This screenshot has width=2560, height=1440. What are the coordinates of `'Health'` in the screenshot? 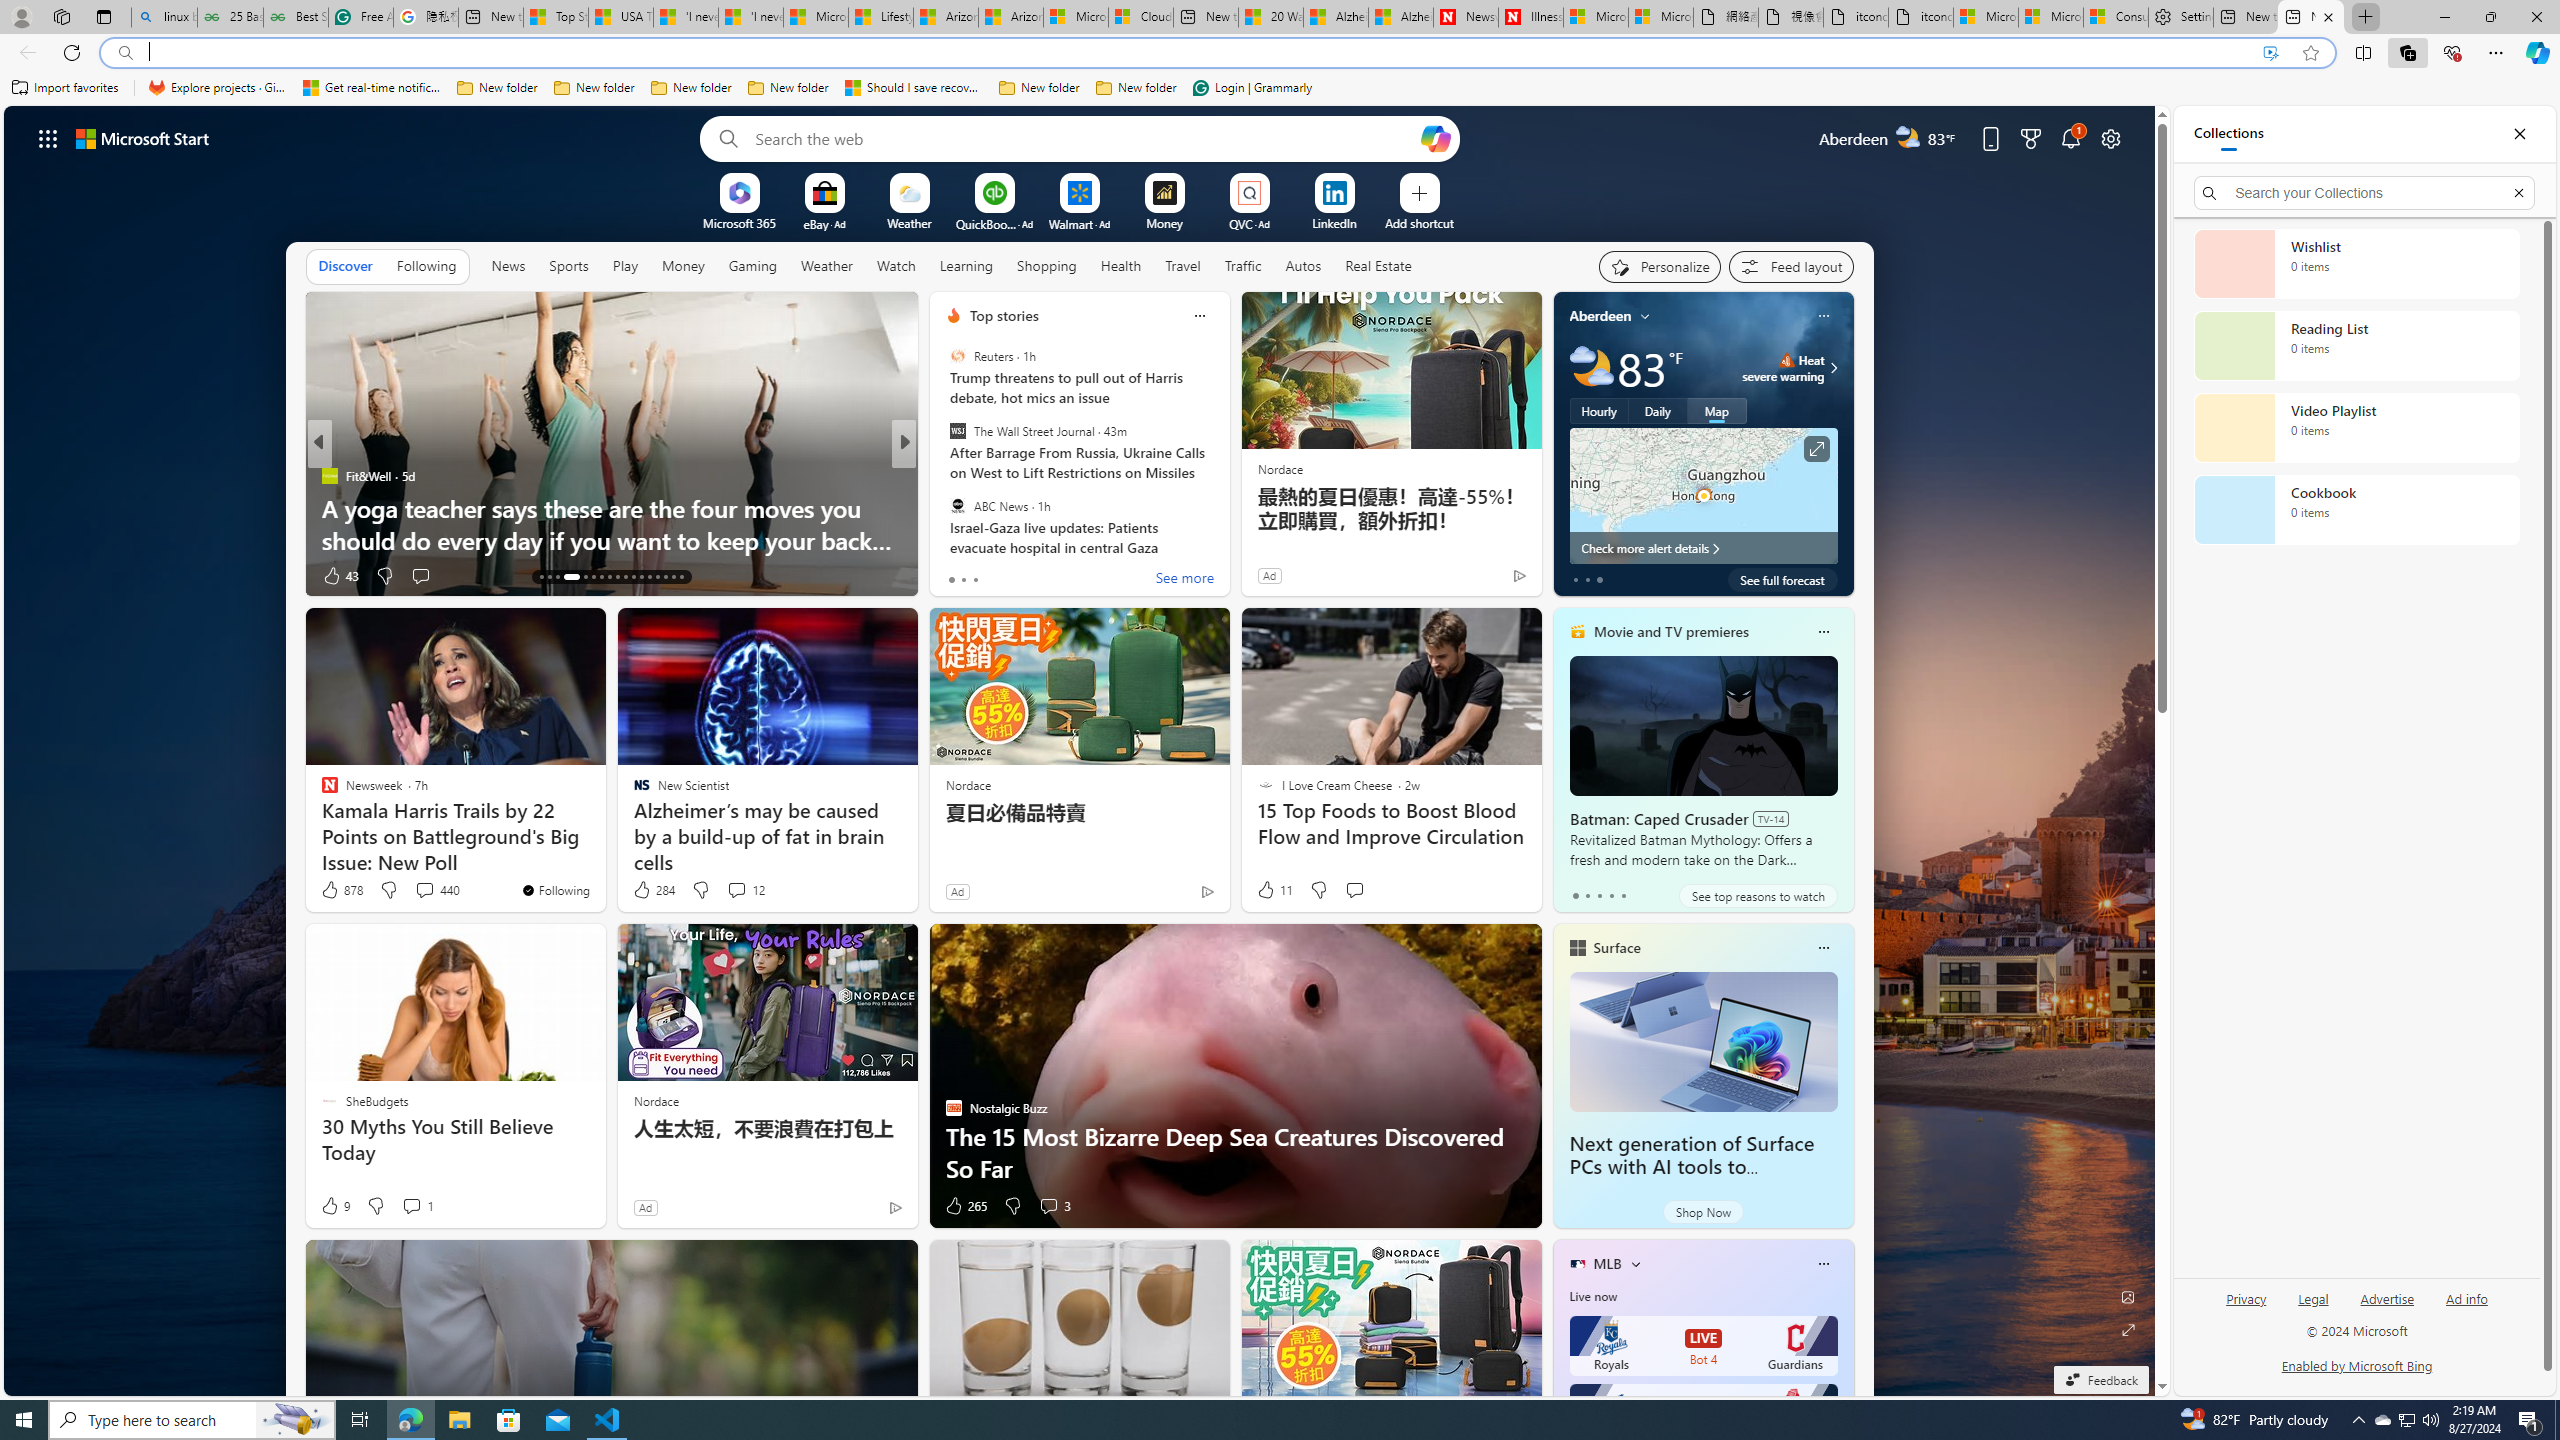 It's located at (1121, 265).